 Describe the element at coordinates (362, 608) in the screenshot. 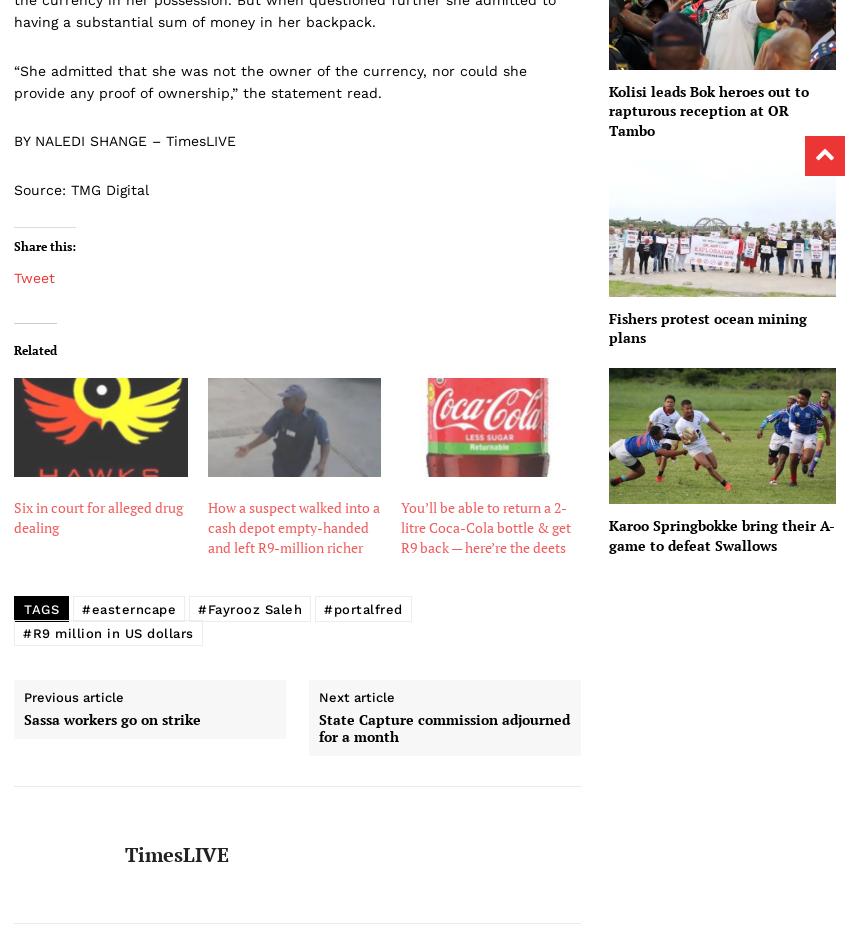

I see `'#portalfred'` at that location.